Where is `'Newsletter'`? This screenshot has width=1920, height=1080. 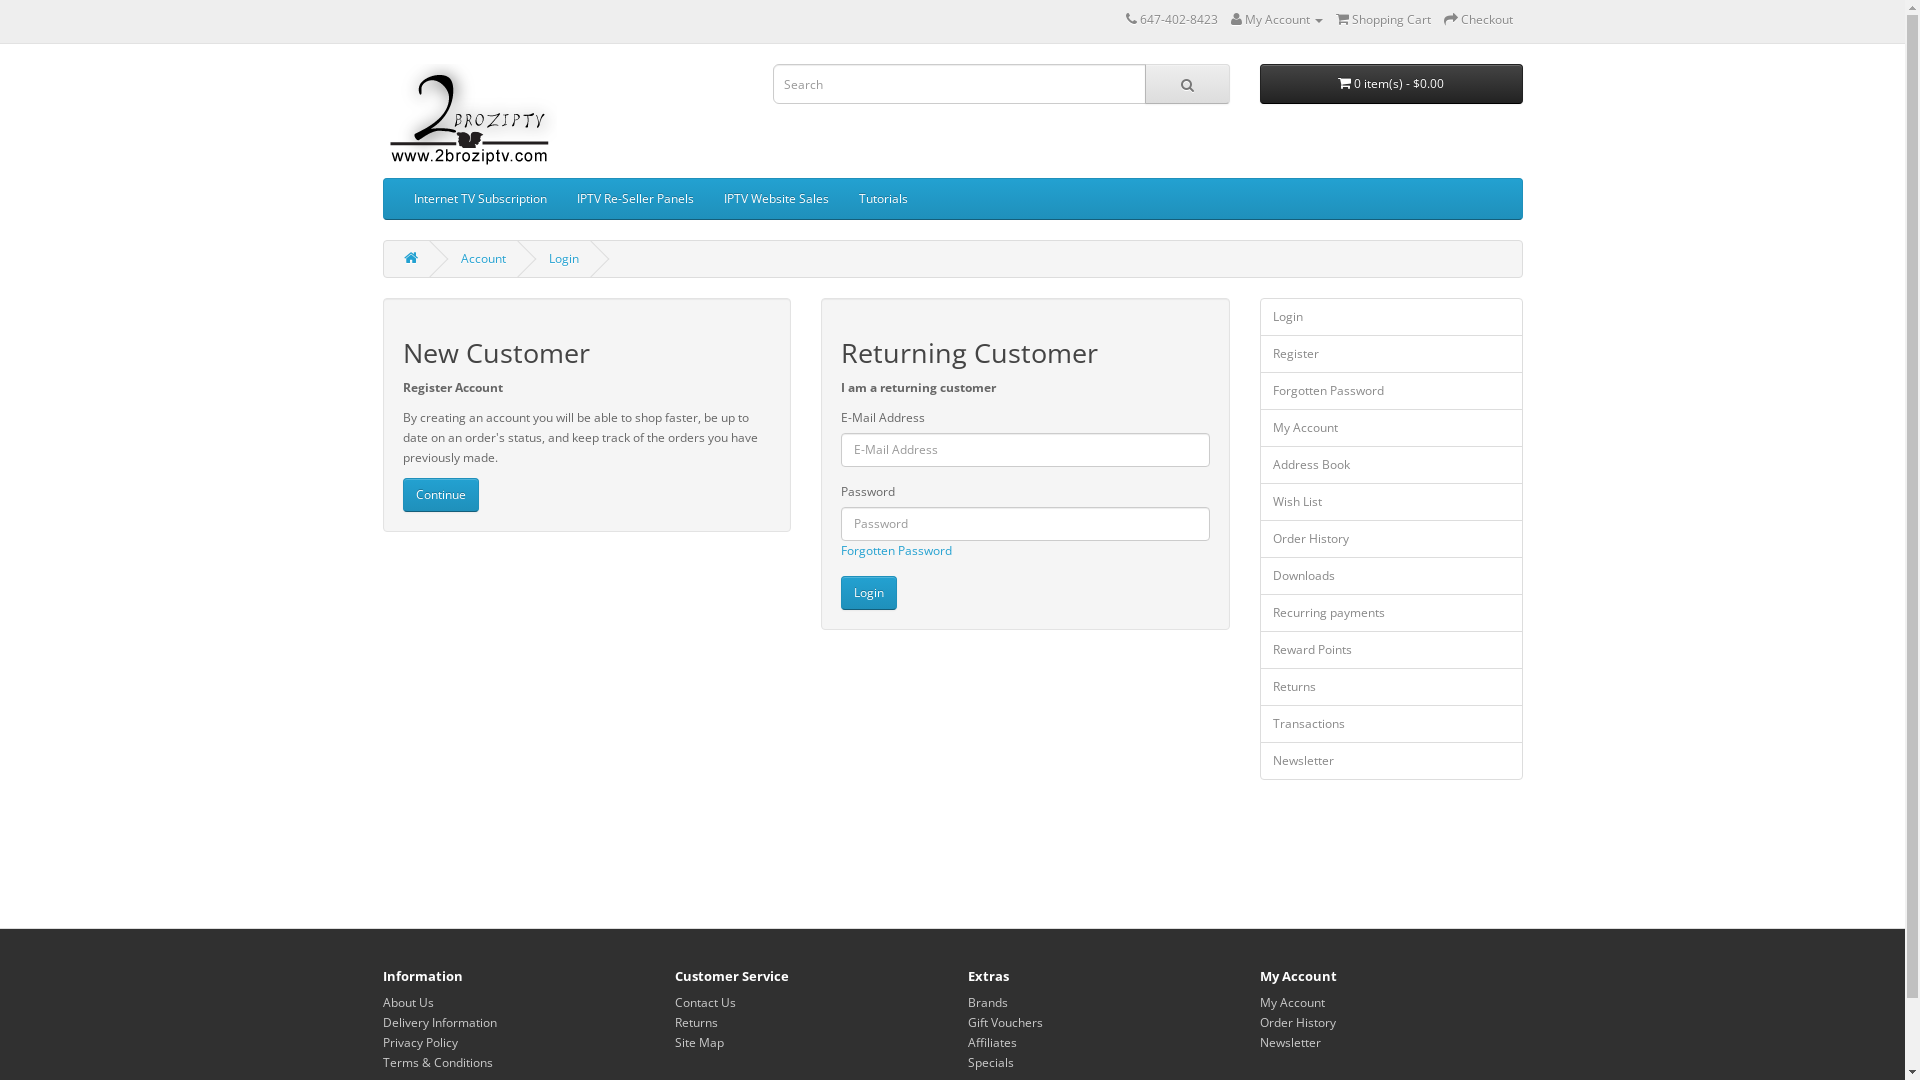
'Newsletter' is located at coordinates (1258, 1041).